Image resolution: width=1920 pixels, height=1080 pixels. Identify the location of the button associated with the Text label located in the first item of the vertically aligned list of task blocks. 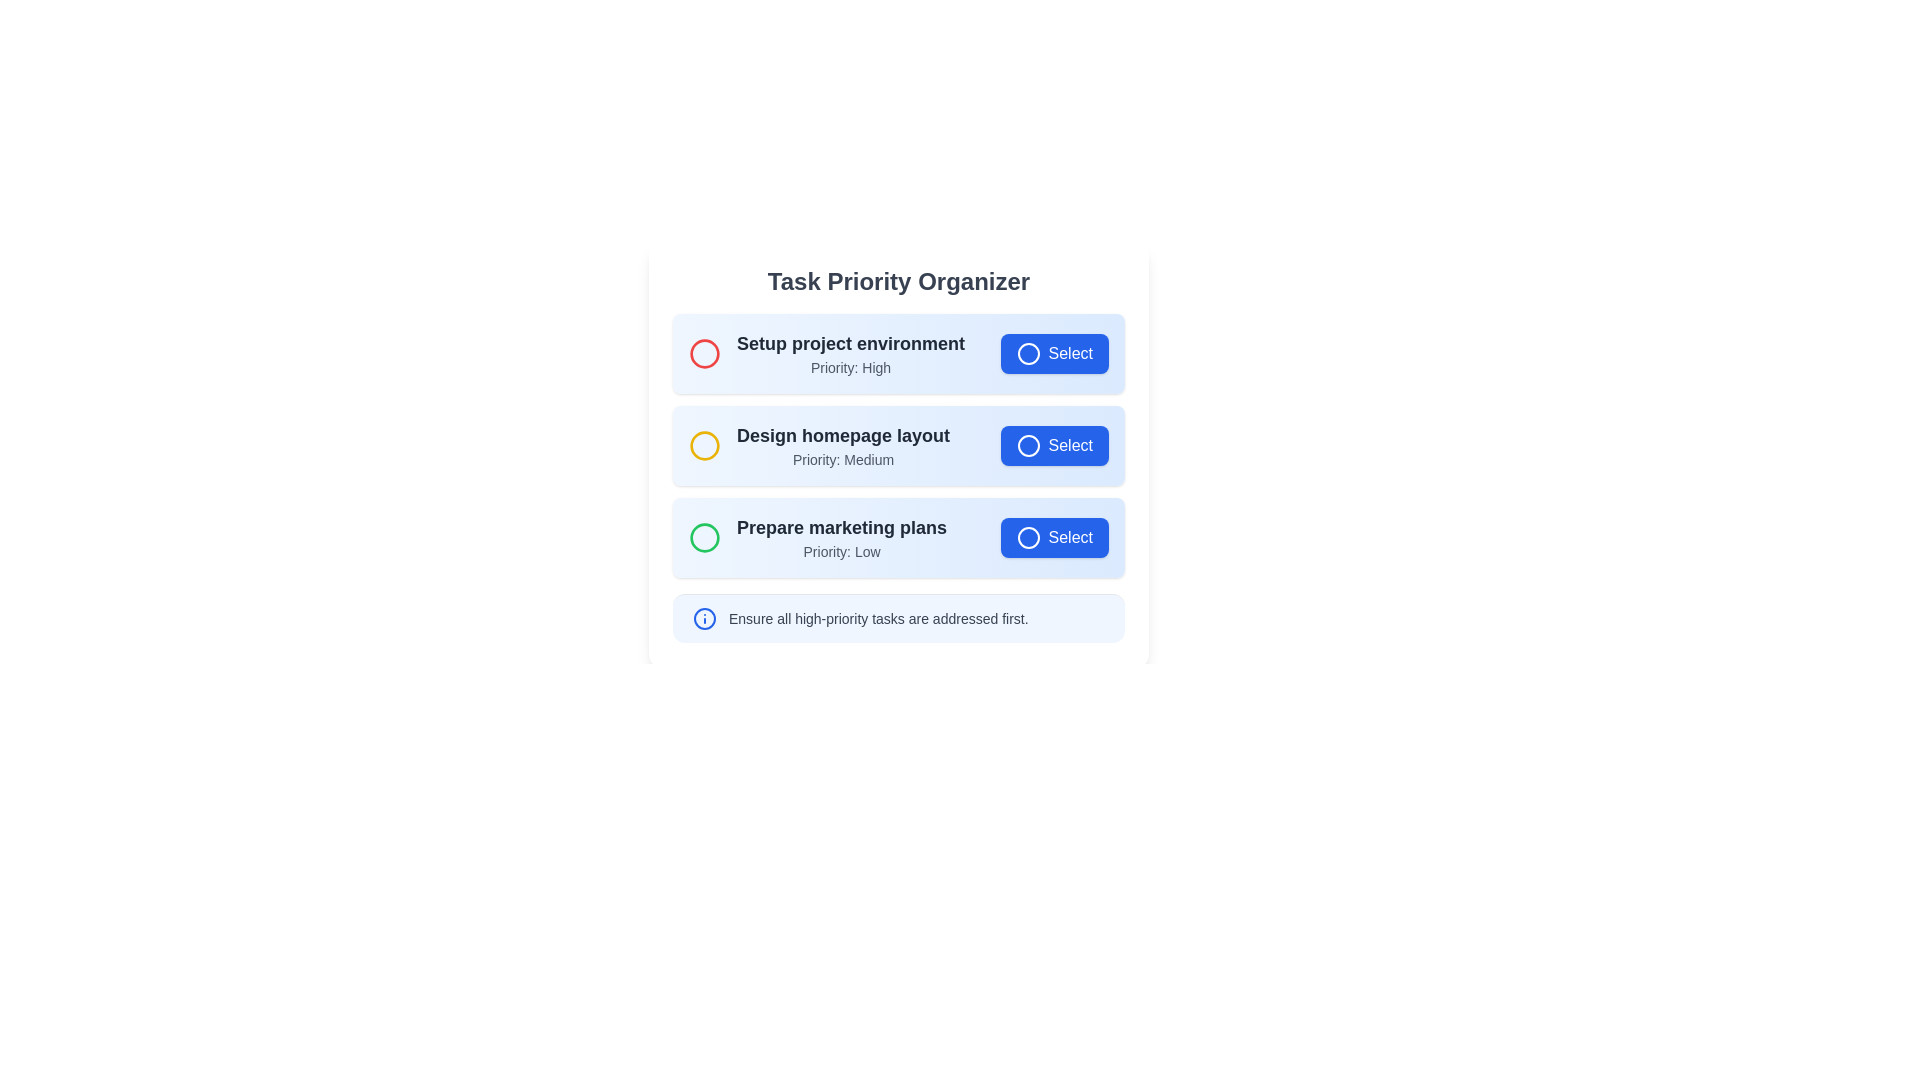
(1069, 353).